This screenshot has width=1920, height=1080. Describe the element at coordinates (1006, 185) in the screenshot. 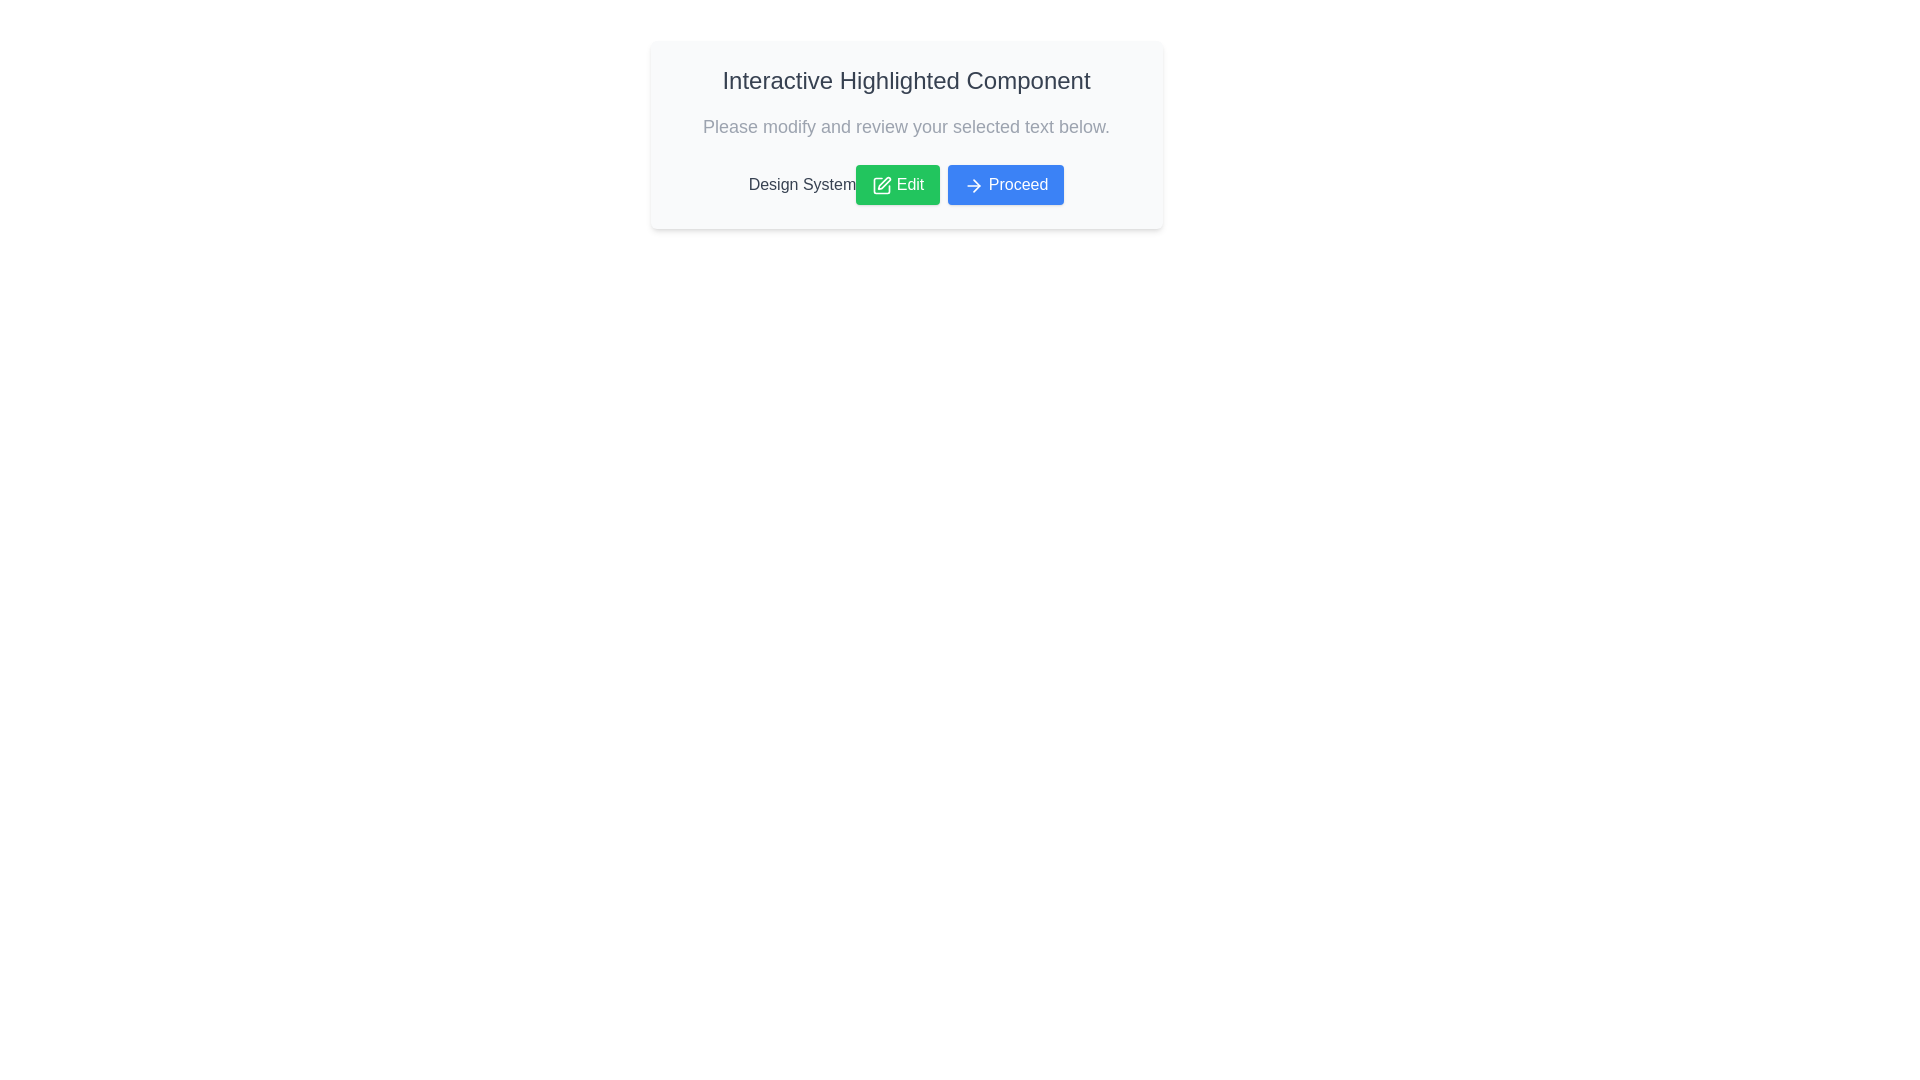

I see `the blue 'Proceed' button with white text` at that location.